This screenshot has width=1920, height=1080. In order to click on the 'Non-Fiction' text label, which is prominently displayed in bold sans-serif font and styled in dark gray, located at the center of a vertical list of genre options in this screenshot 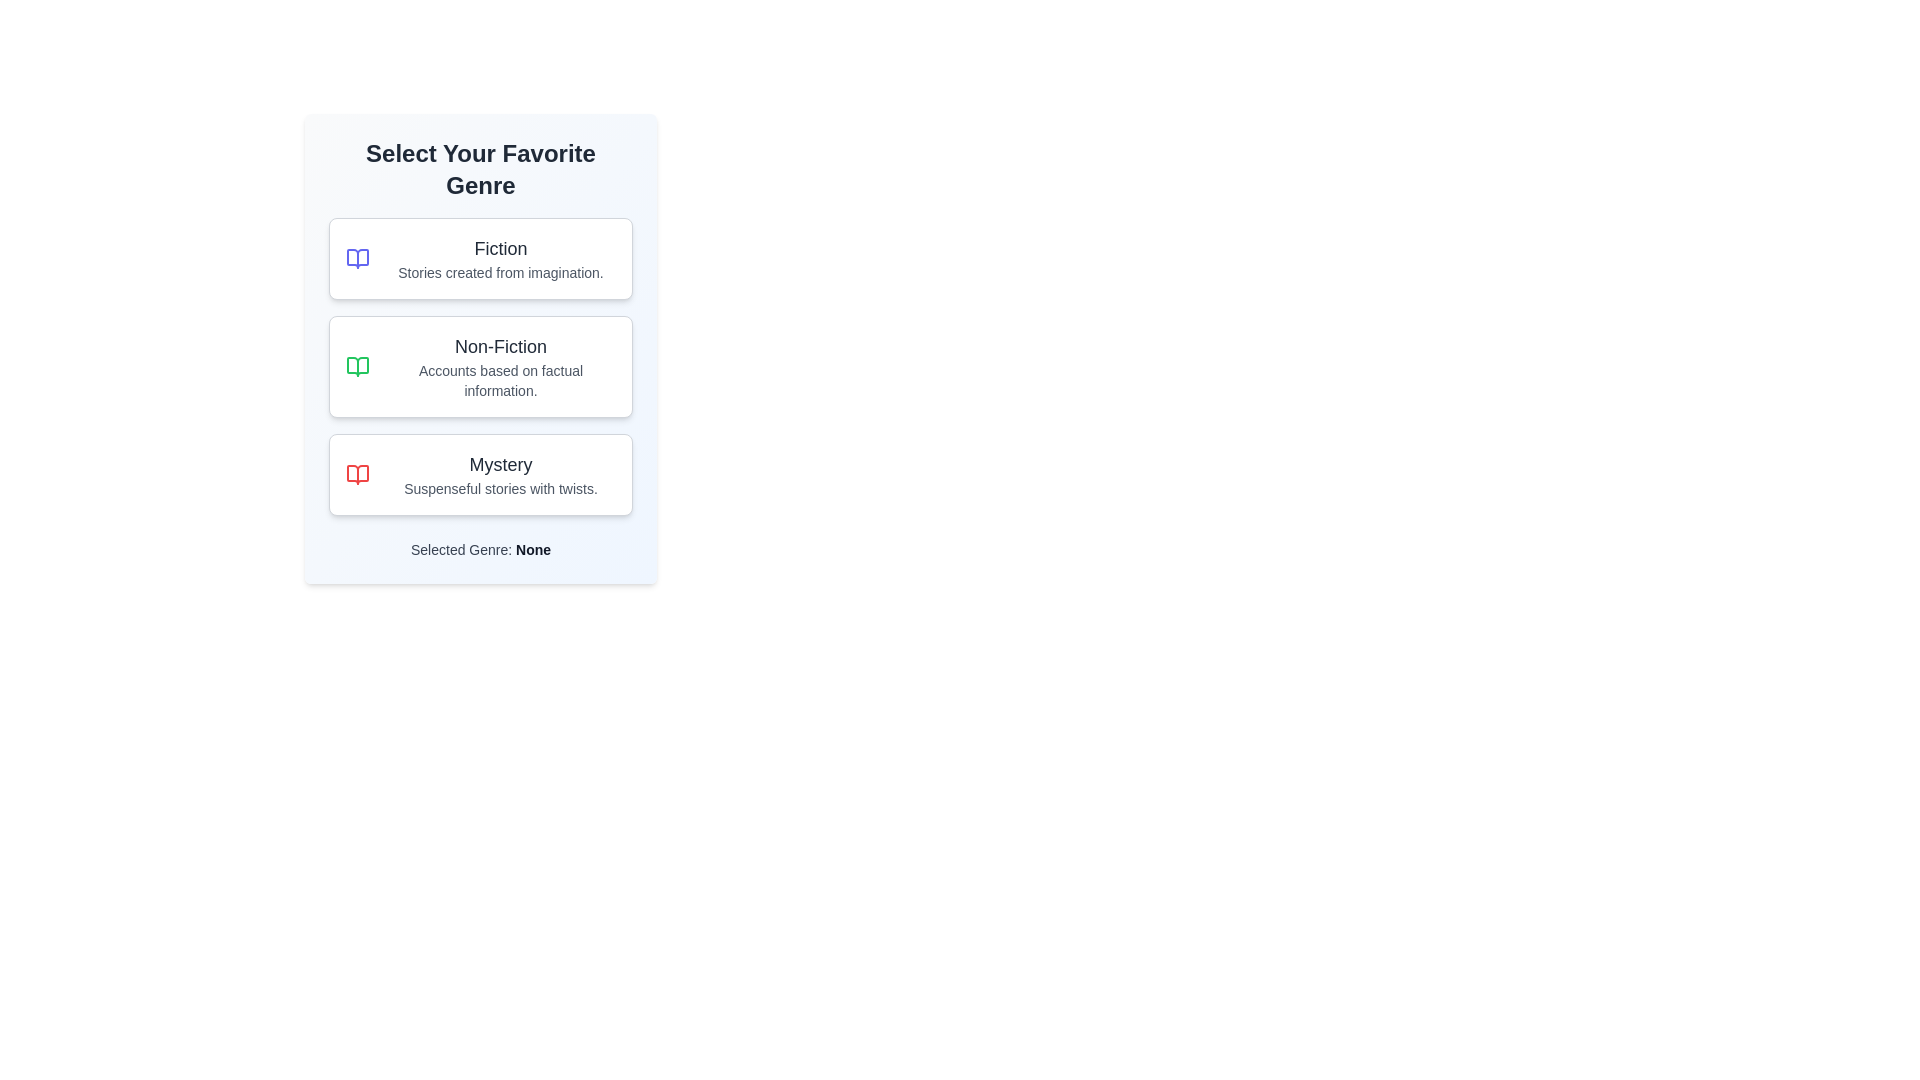, I will do `click(500, 346)`.